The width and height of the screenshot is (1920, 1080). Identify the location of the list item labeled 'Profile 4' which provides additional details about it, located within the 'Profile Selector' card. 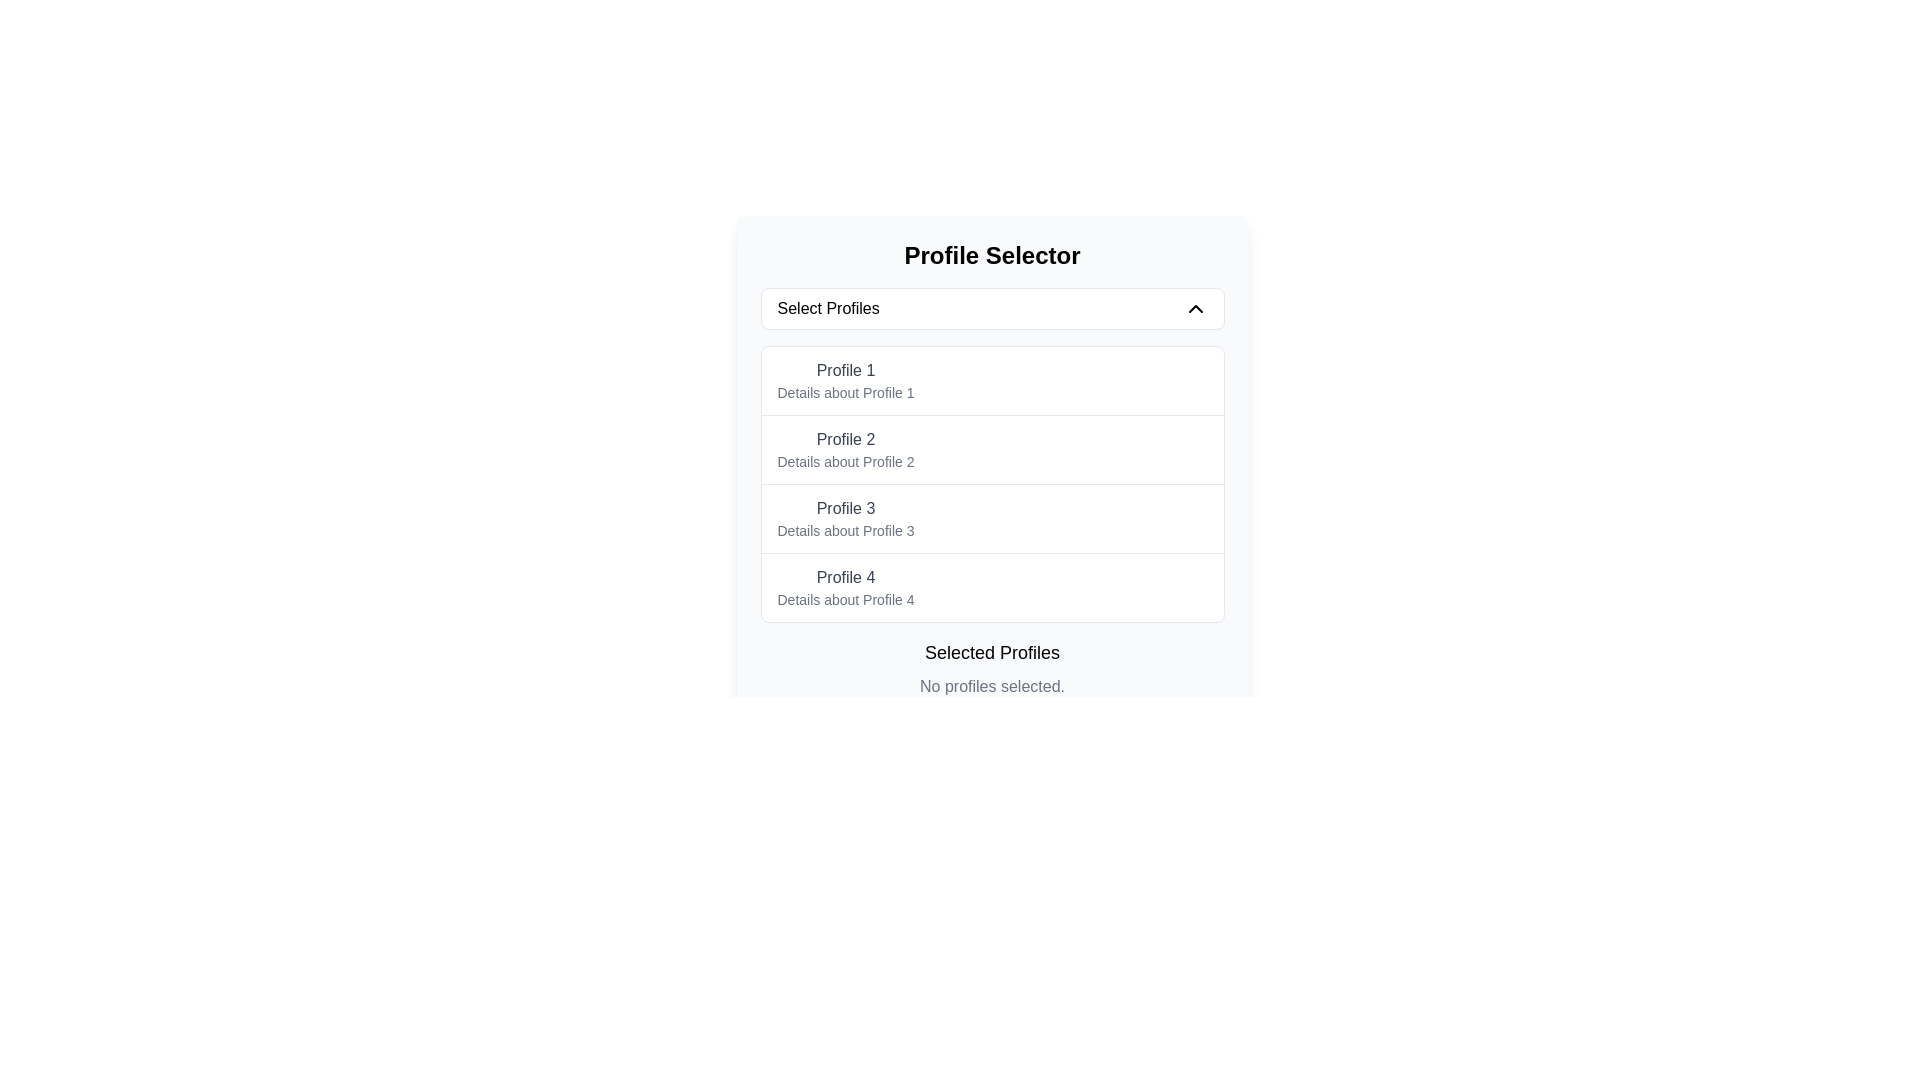
(845, 586).